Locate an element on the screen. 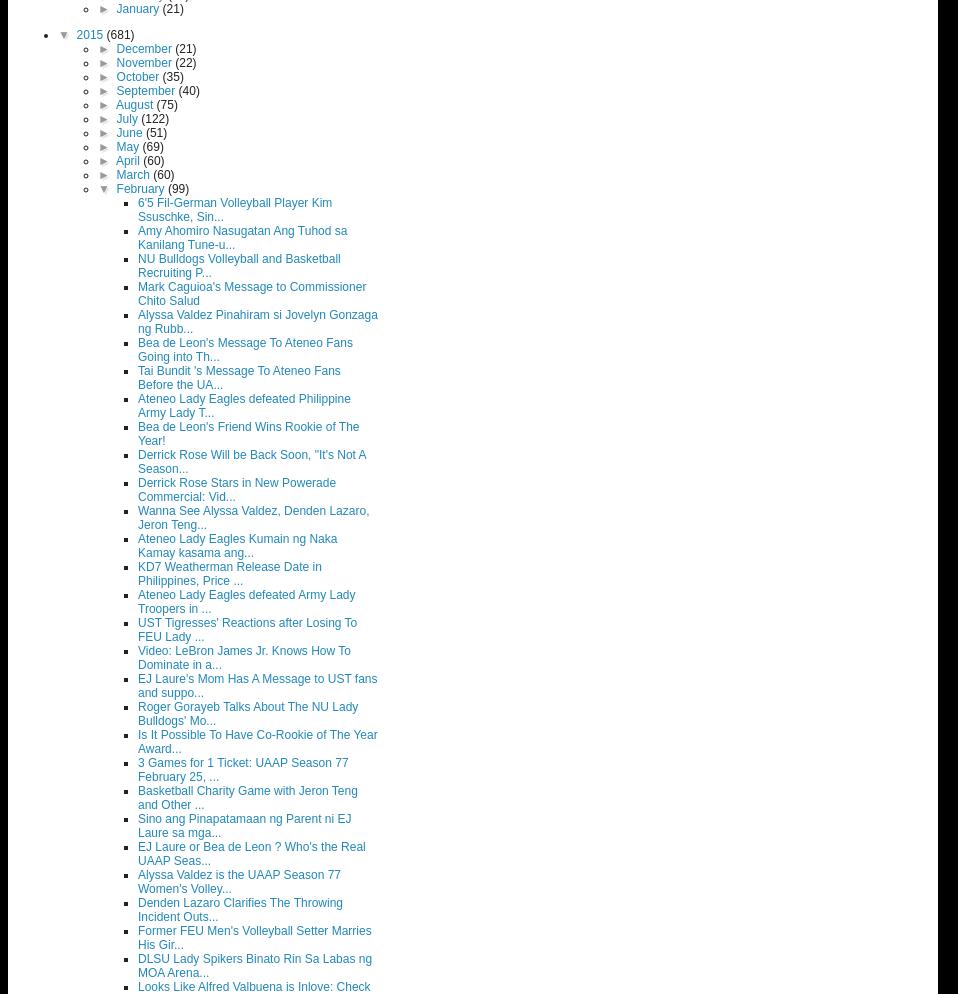  'November' is located at coordinates (145, 62).